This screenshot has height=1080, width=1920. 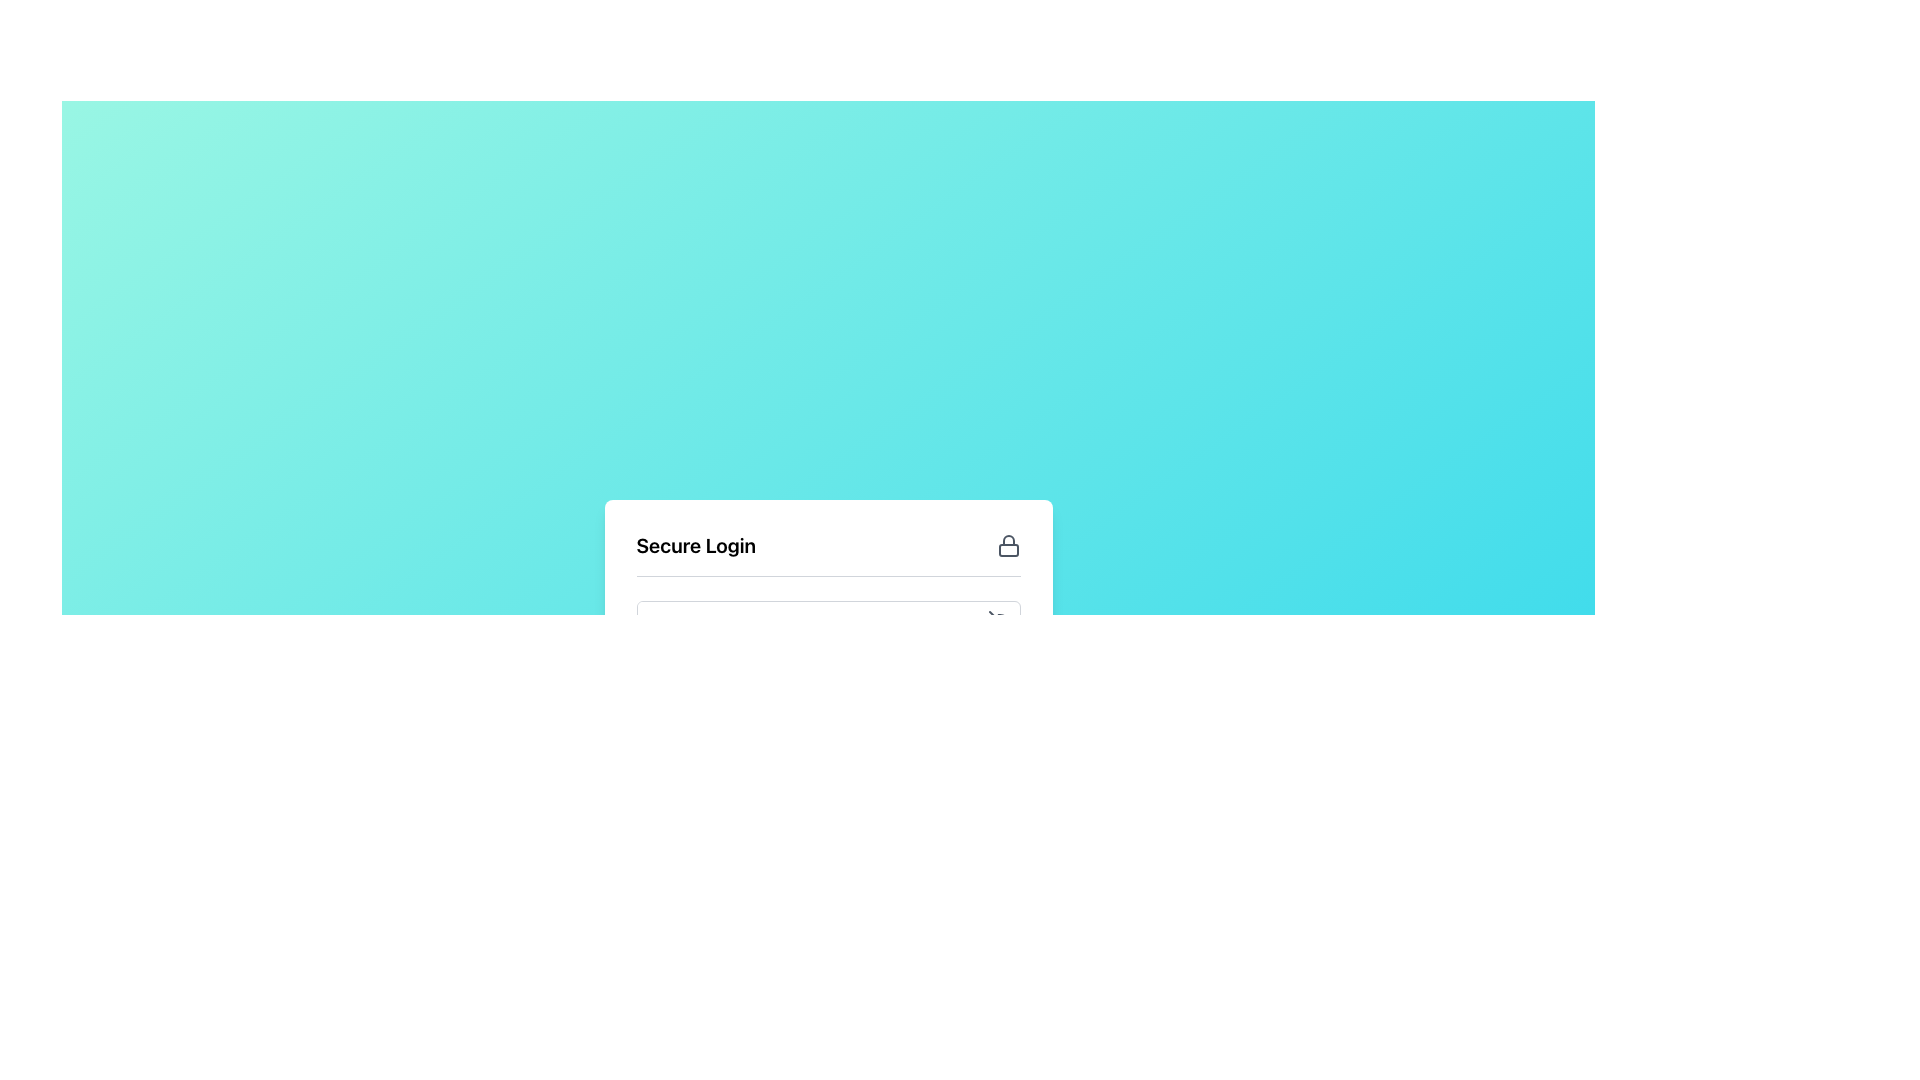 I want to click on the icon button, so click(x=999, y=620).